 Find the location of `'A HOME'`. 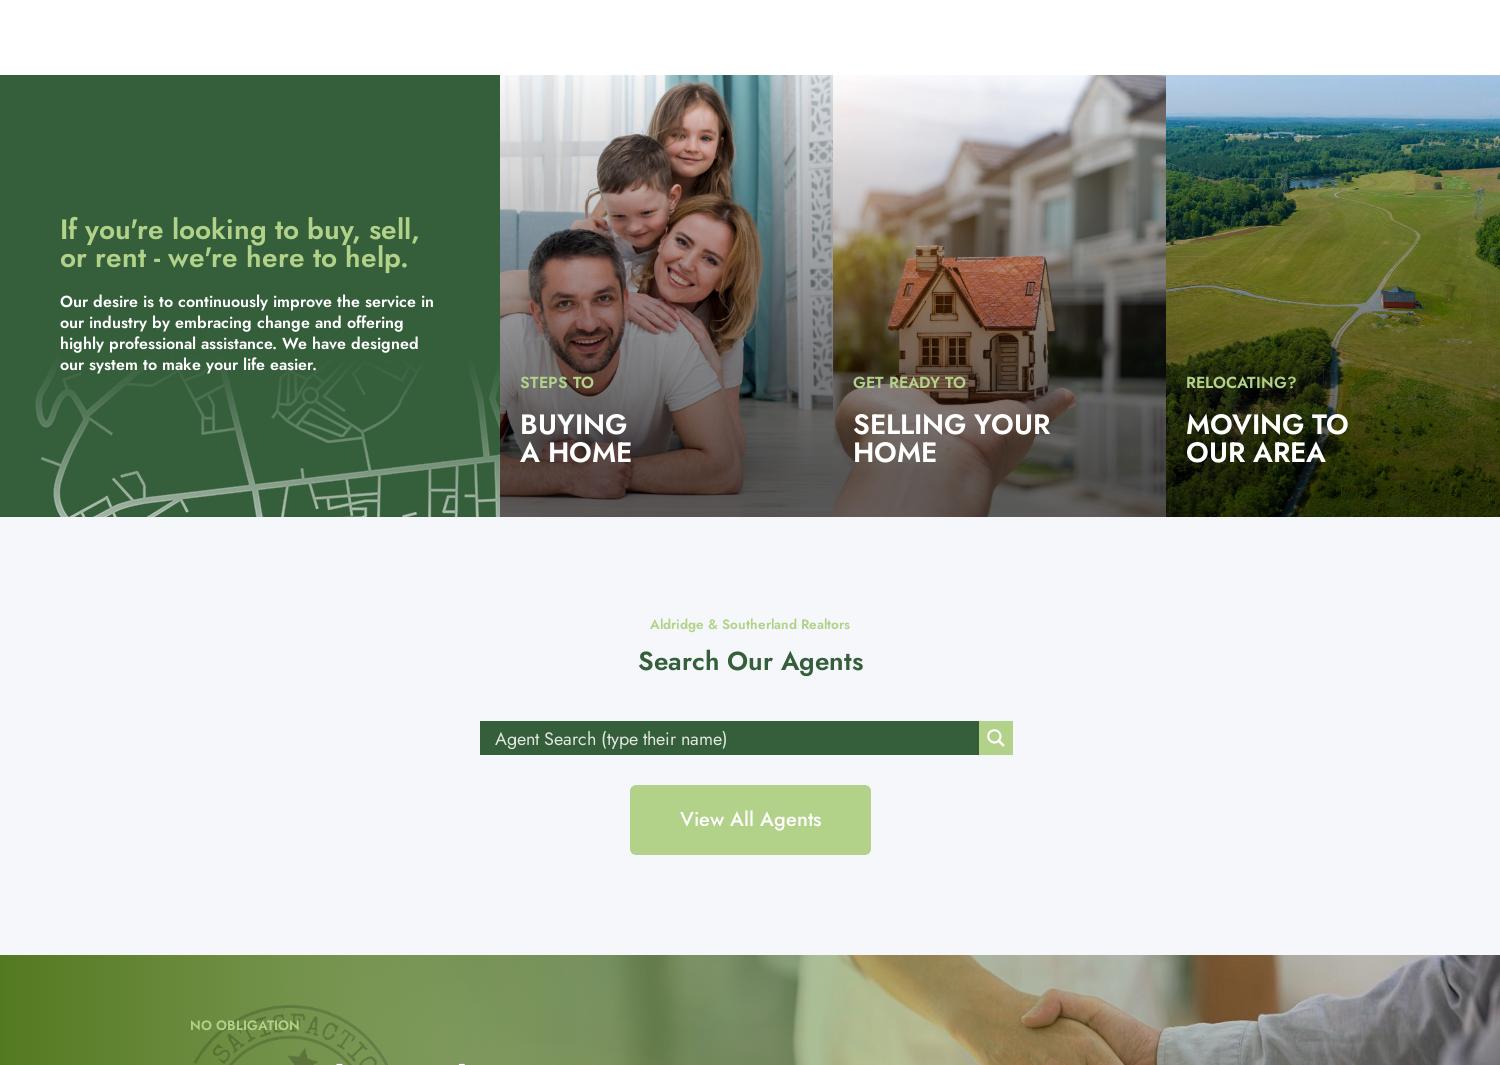

'A HOME' is located at coordinates (519, 451).